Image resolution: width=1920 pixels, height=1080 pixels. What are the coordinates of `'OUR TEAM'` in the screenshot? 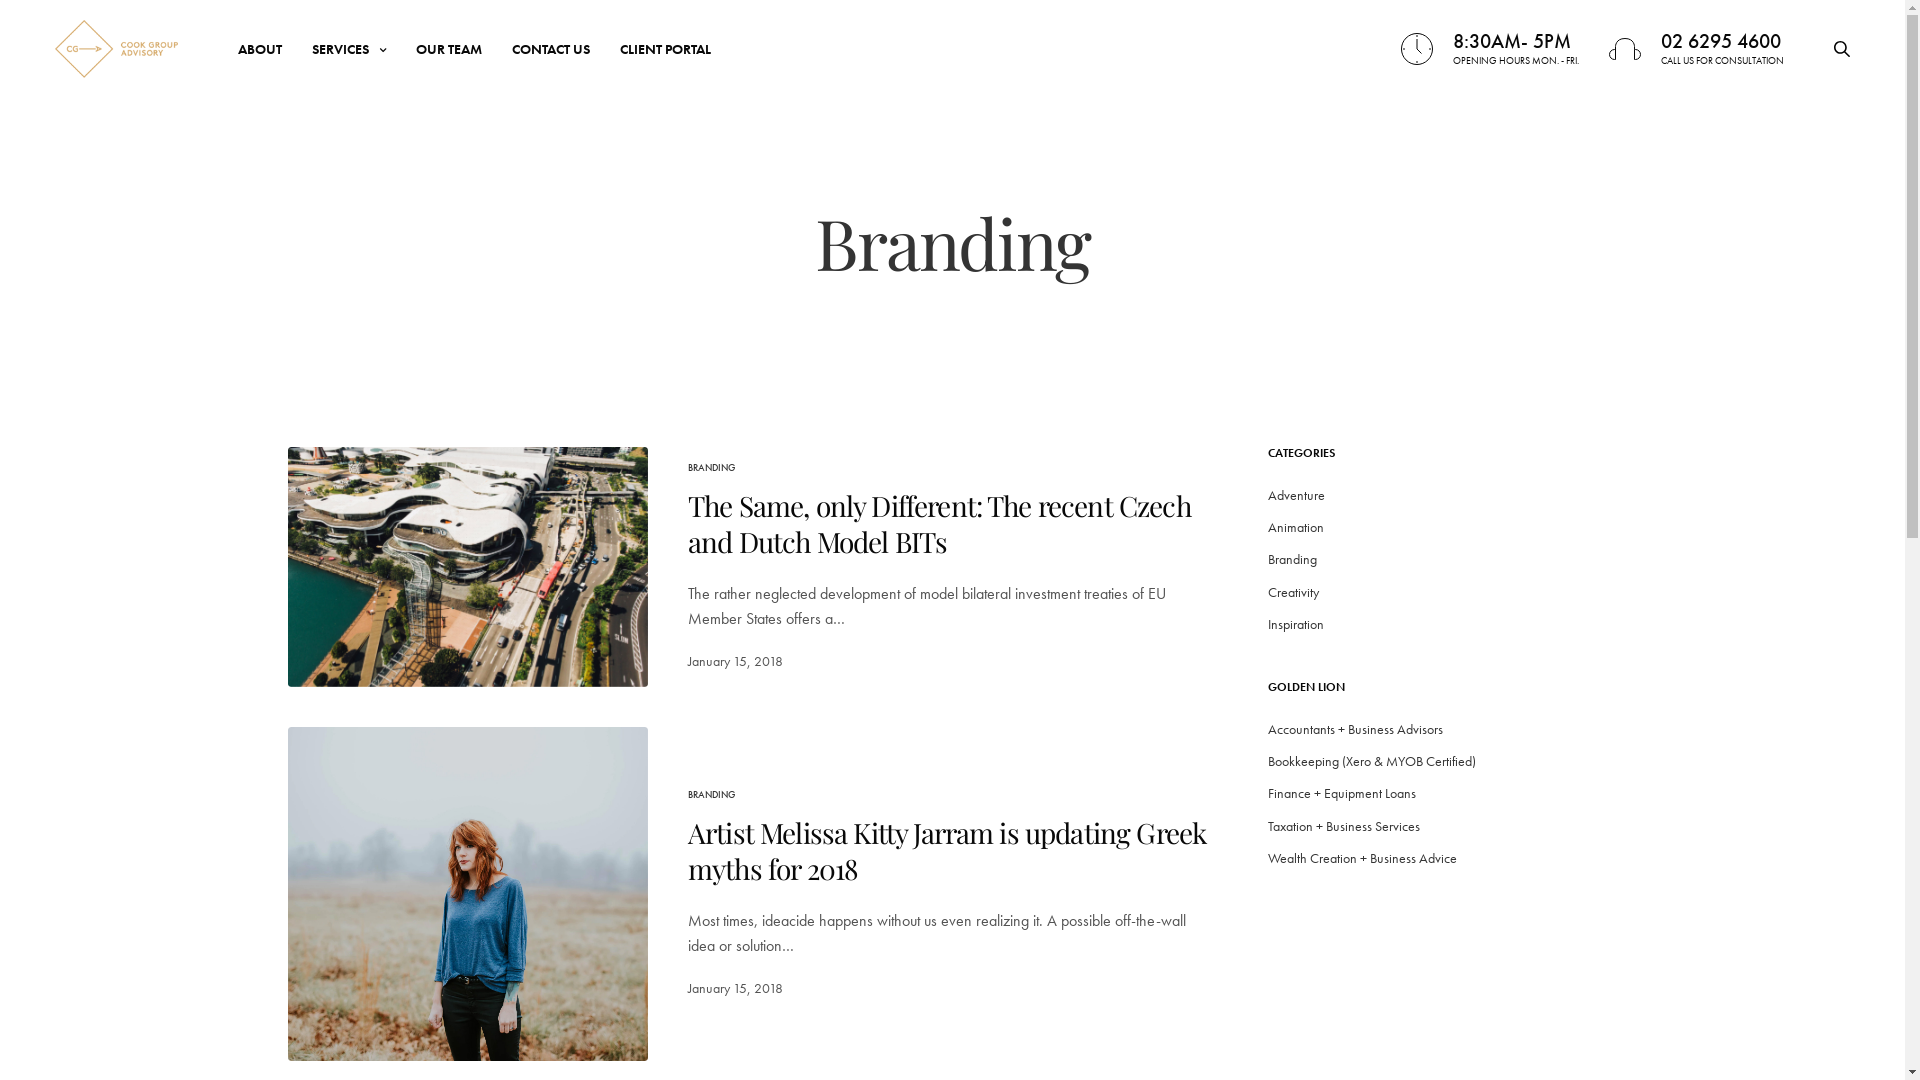 It's located at (448, 48).